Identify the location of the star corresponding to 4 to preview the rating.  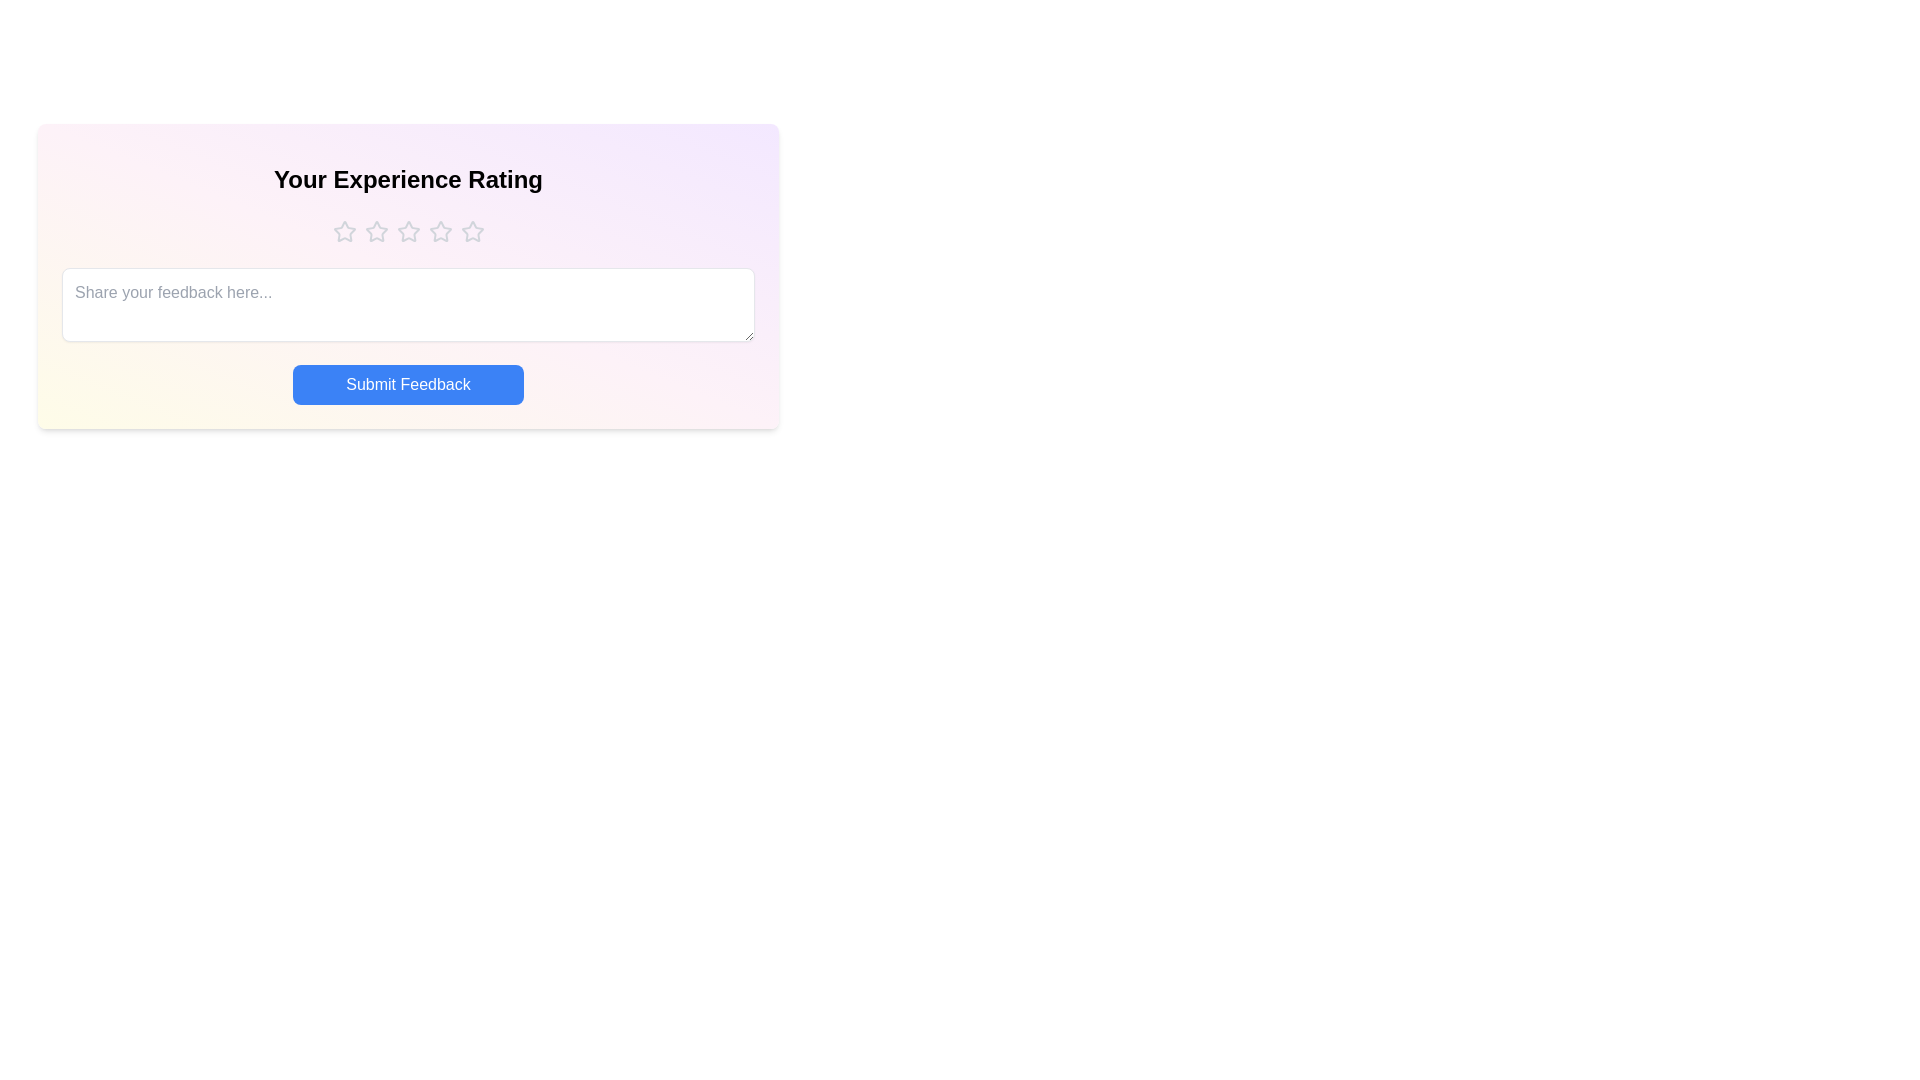
(439, 230).